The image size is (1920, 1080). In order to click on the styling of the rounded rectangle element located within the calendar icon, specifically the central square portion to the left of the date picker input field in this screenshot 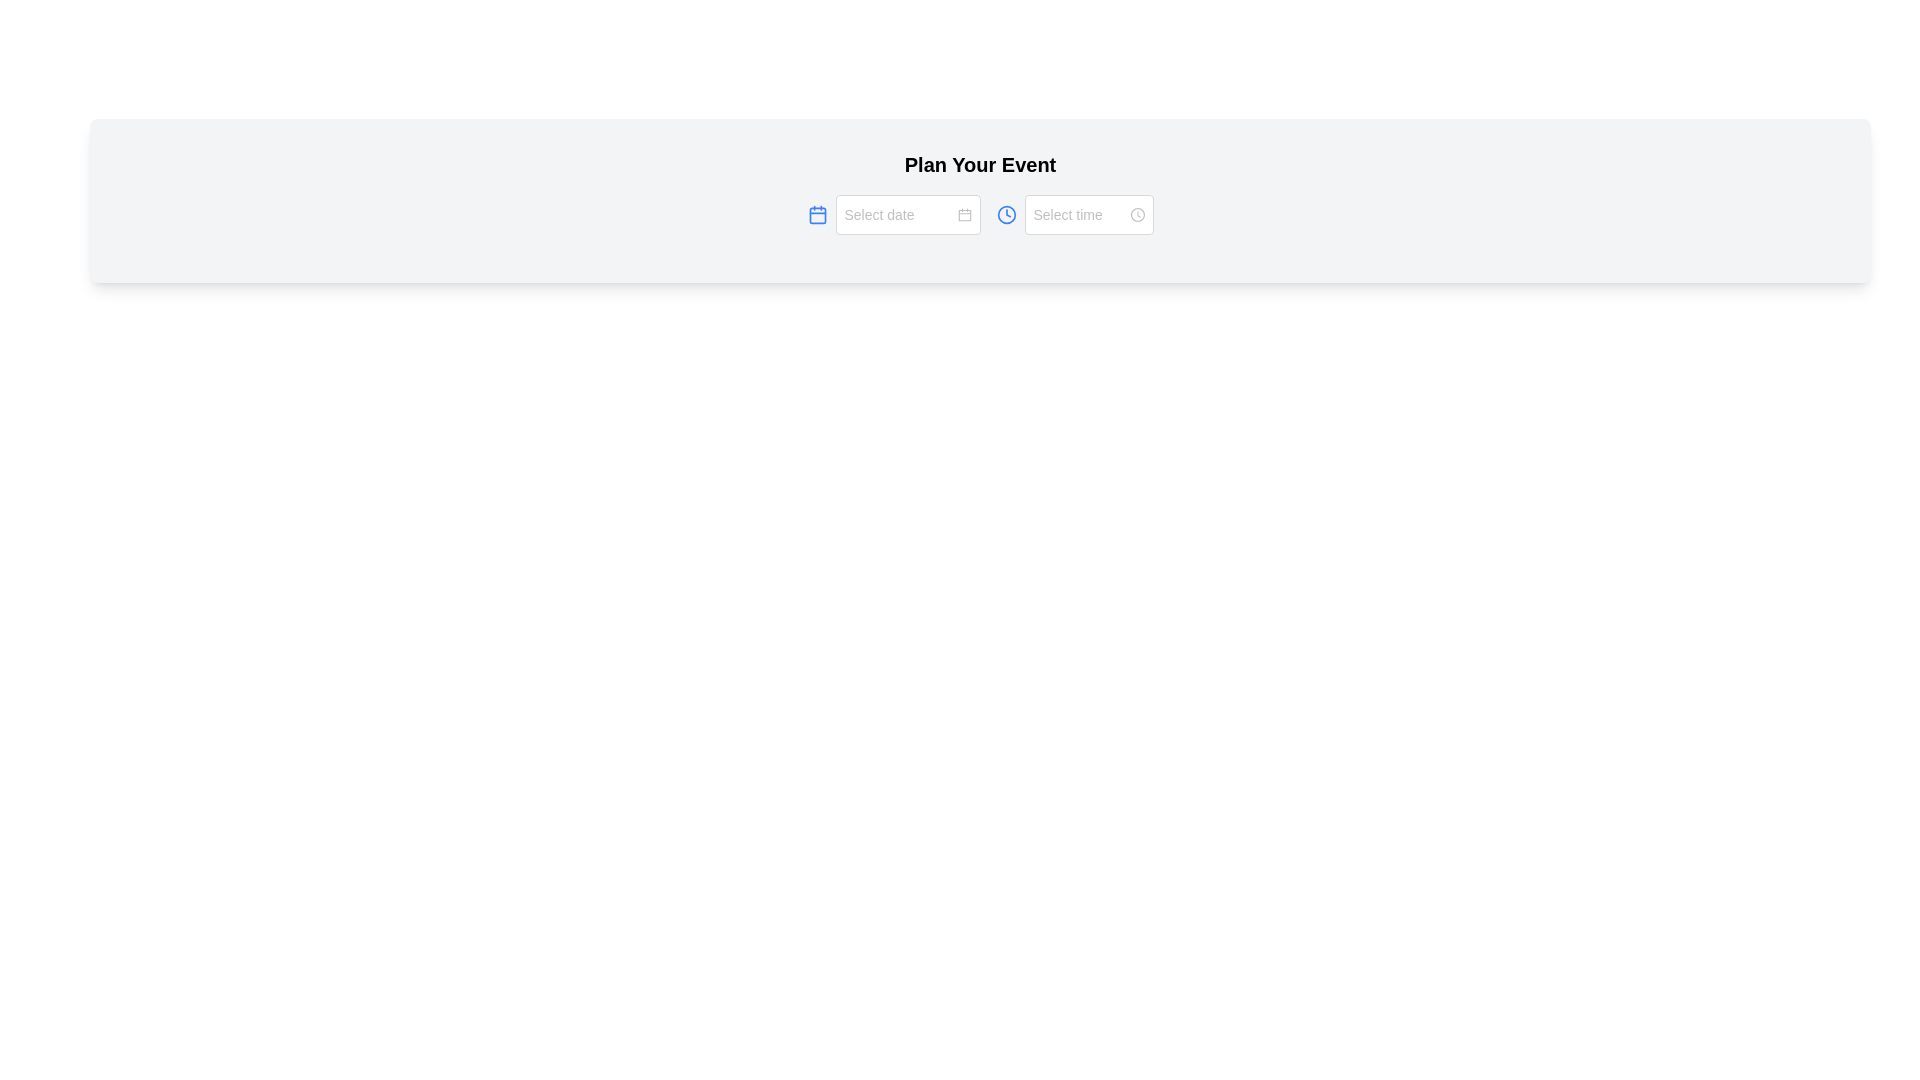, I will do `click(817, 215)`.